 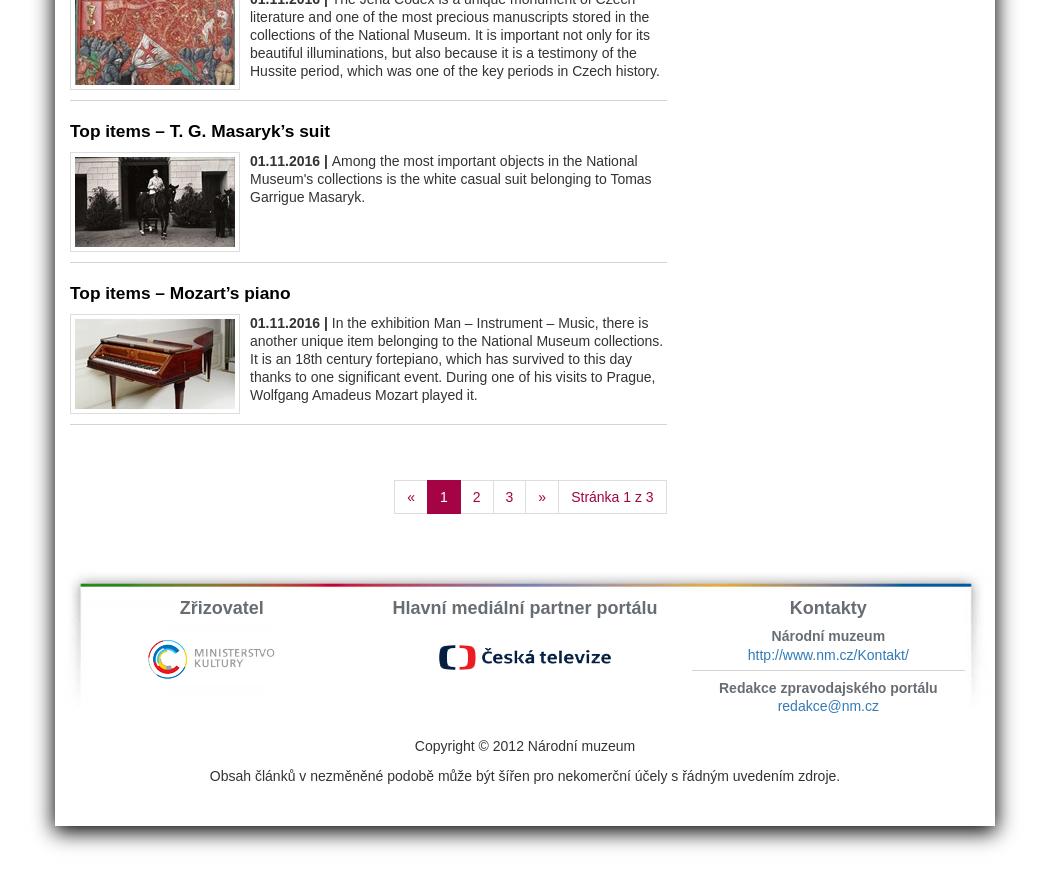 I want to click on 'Zřizovatel', so click(x=220, y=607).